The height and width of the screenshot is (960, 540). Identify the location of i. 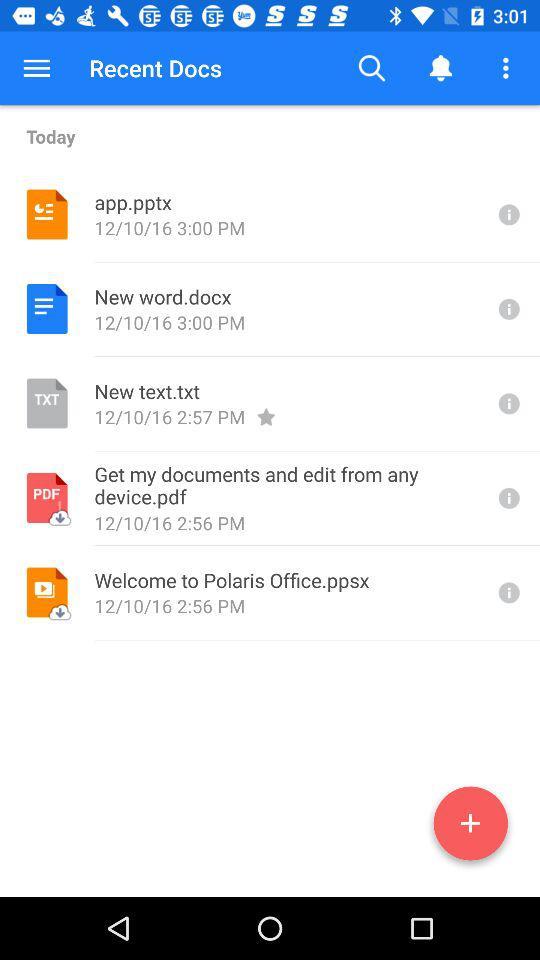
(507, 402).